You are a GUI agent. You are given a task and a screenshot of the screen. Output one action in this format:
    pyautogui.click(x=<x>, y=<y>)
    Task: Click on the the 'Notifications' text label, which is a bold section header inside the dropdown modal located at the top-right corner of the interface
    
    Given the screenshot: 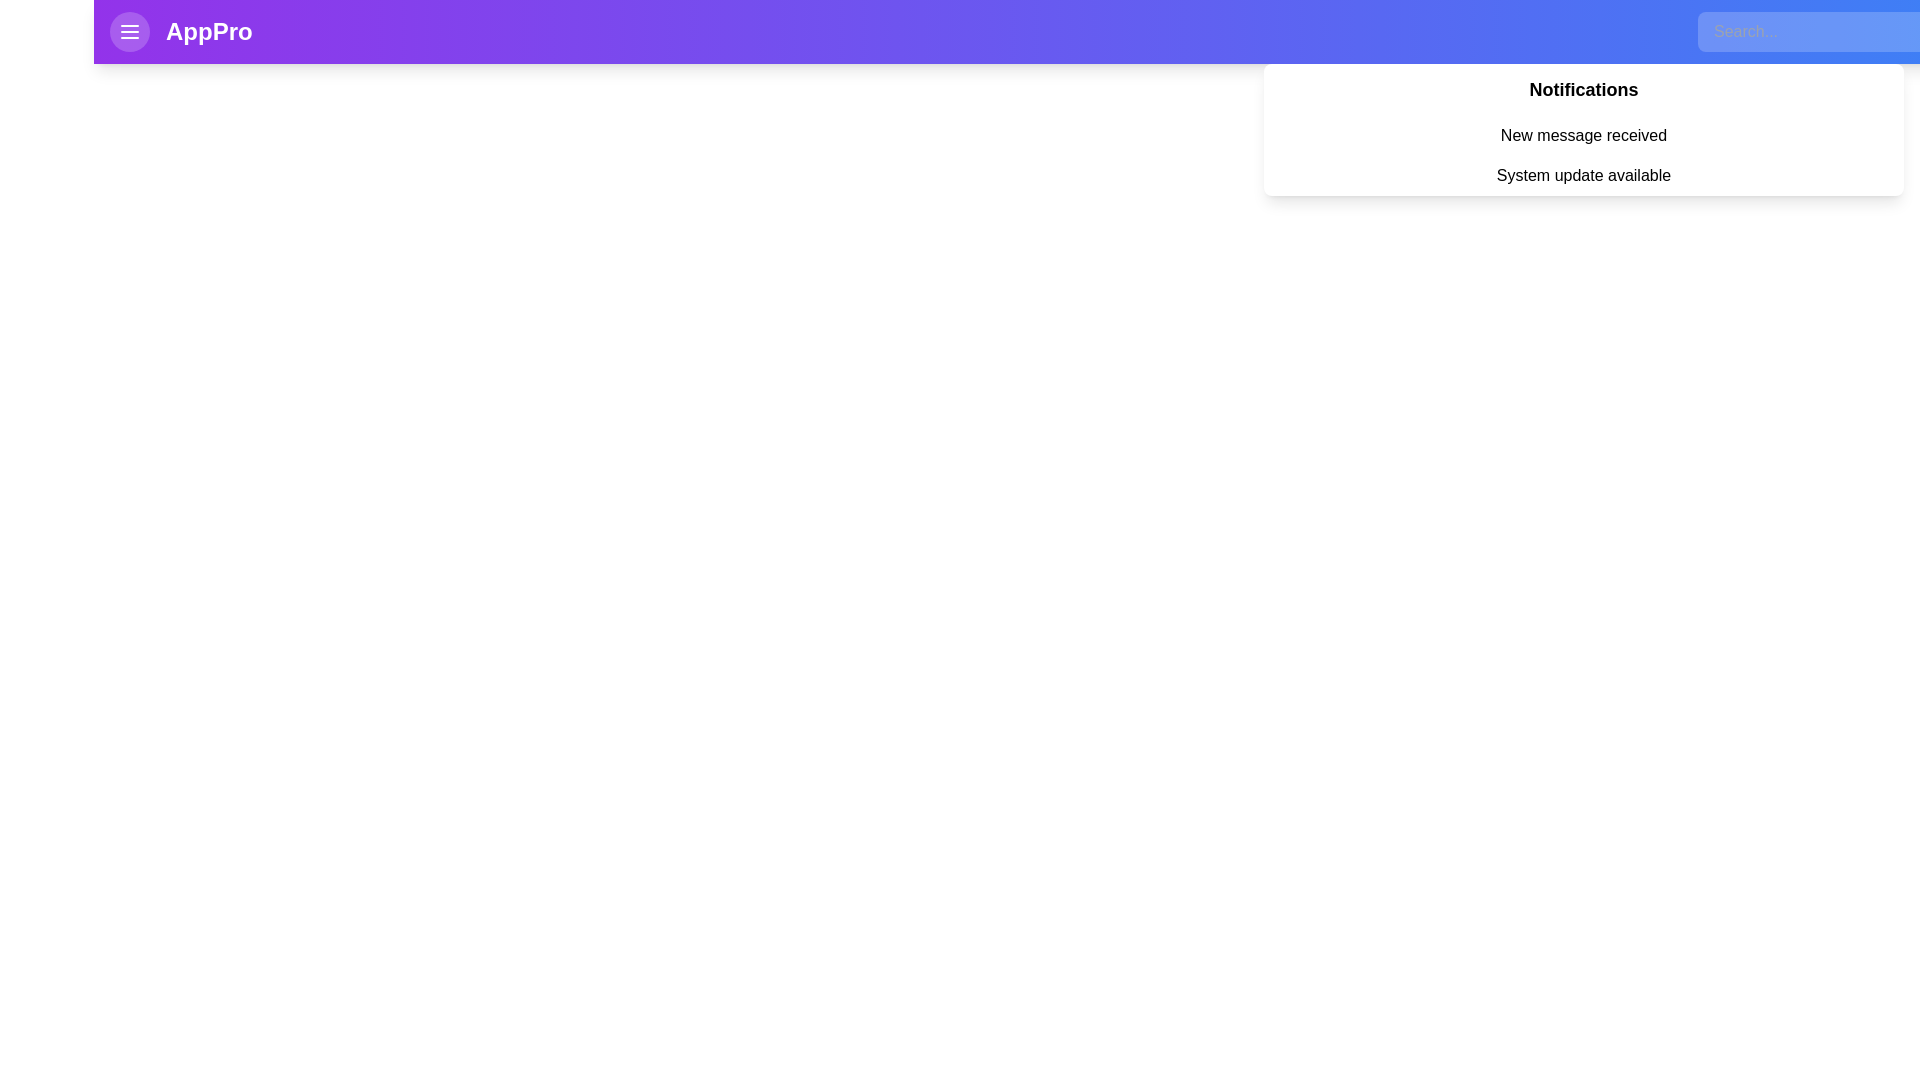 What is the action you would take?
    pyautogui.click(x=1583, y=88)
    